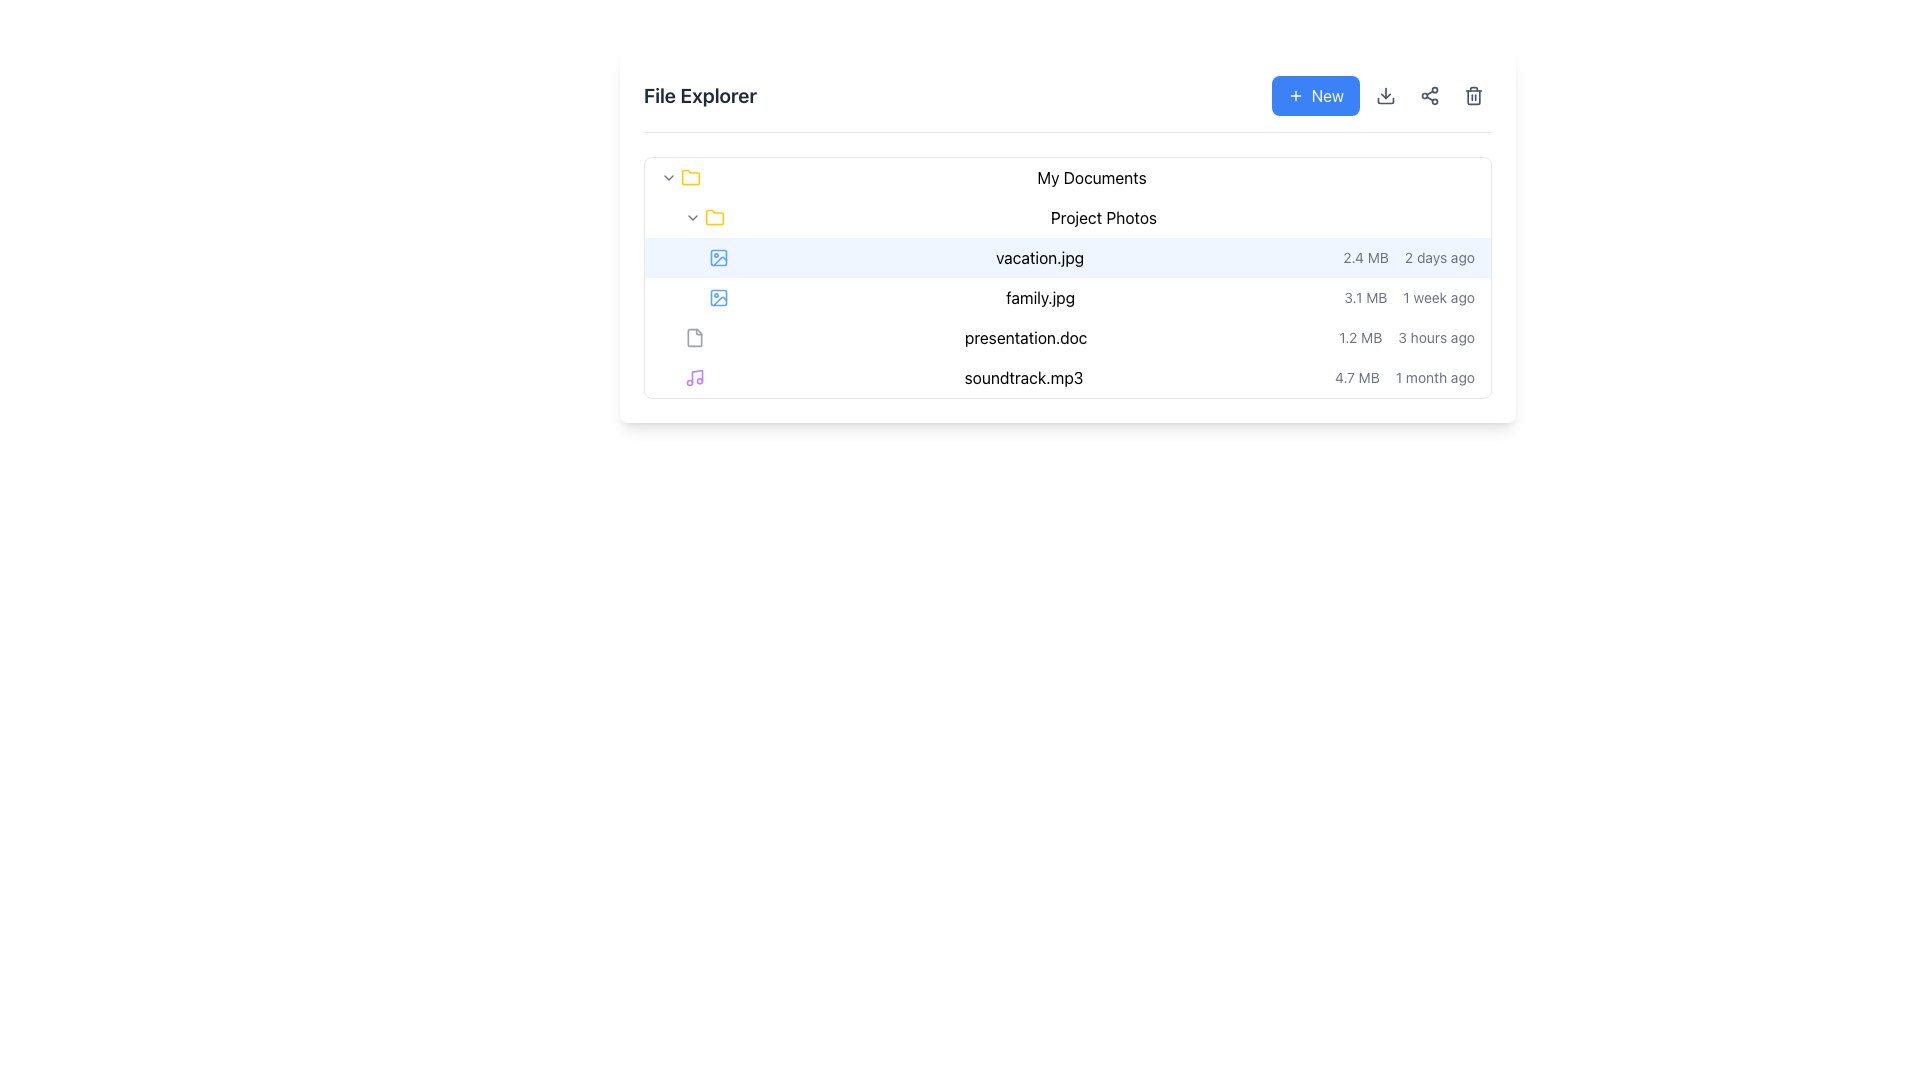 This screenshot has width=1920, height=1080. Describe the element at coordinates (719, 257) in the screenshot. I see `the blue SVG icon representing an image located to the left of the filename 'vacation.jpg' for selection` at that location.